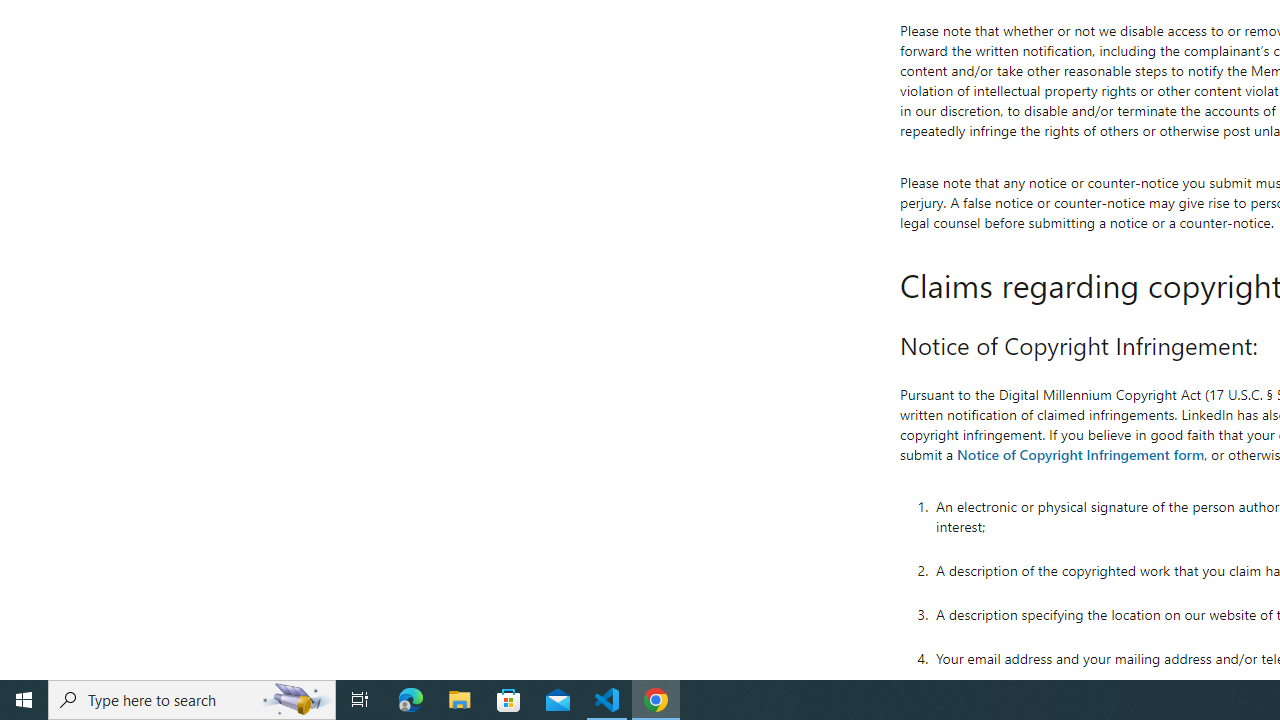  Describe the element at coordinates (1079, 453) in the screenshot. I see `'Notice of Copyright Infringement form'` at that location.